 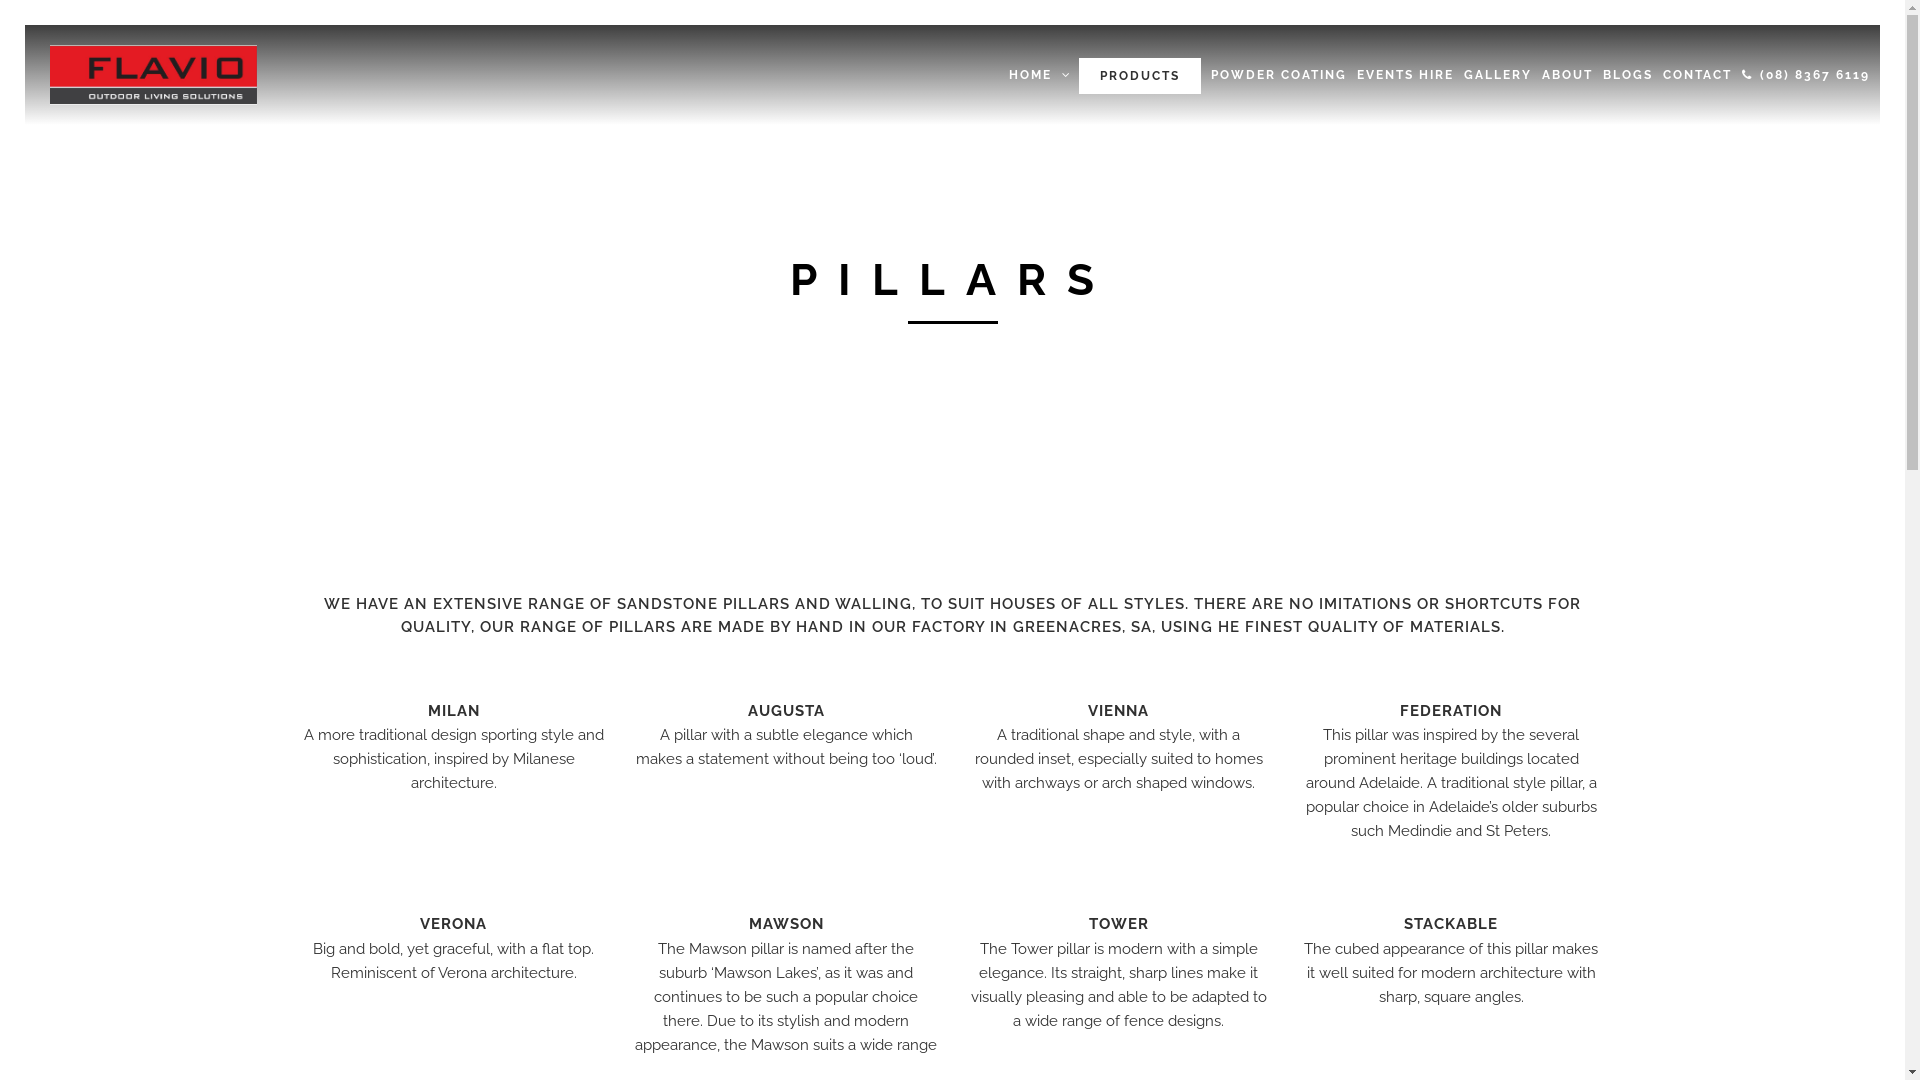 What do you see at coordinates (1131, 73) in the screenshot?
I see `'PRODUCTS'` at bounding box center [1131, 73].